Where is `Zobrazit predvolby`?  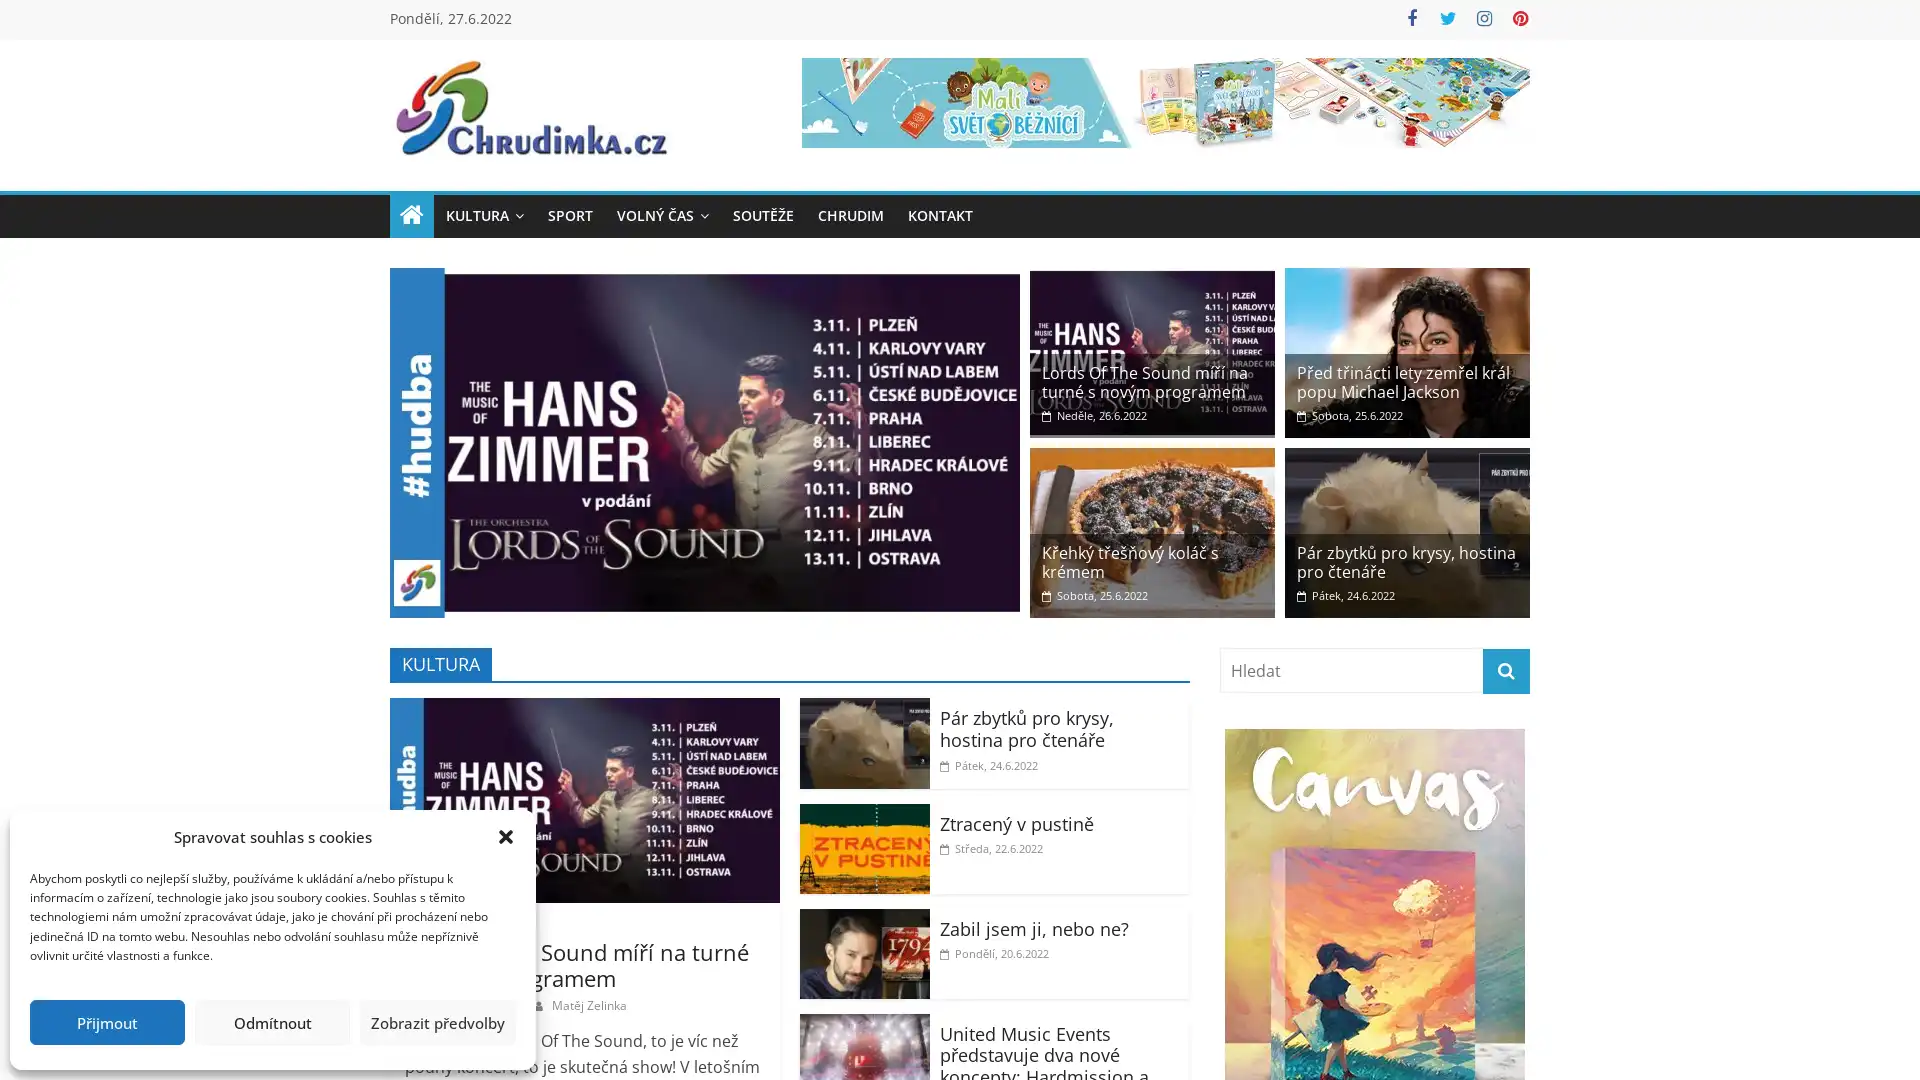
Zobrazit predvolby is located at coordinates (436, 1022).